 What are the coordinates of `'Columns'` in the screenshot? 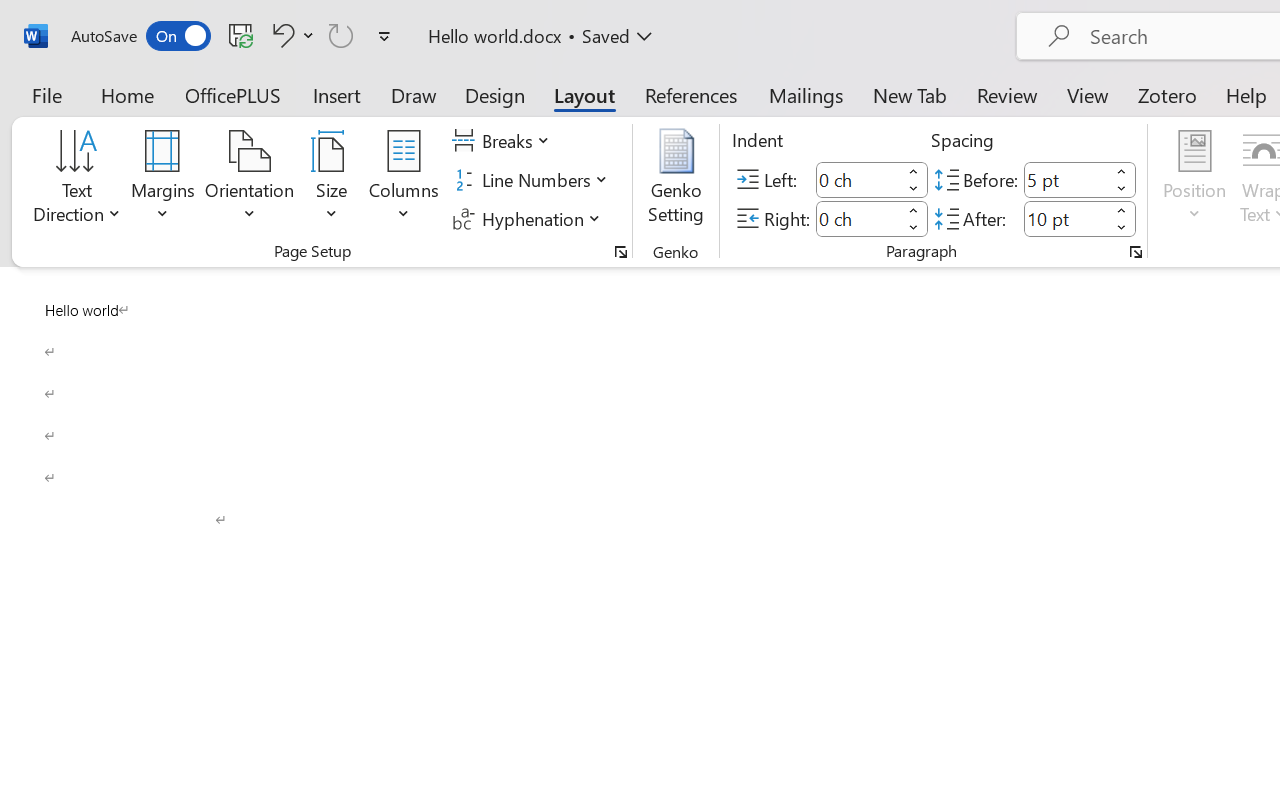 It's located at (403, 179).